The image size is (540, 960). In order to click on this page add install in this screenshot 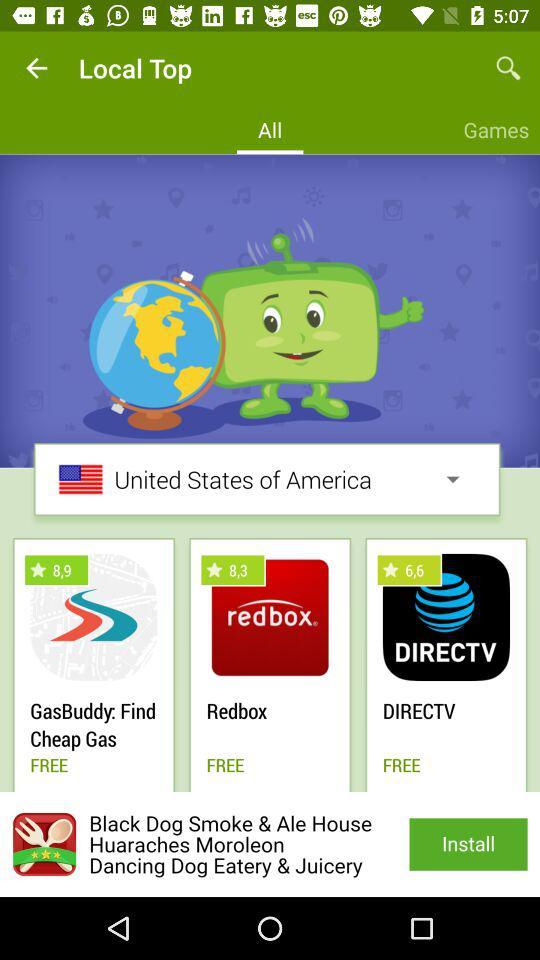, I will do `click(270, 843)`.